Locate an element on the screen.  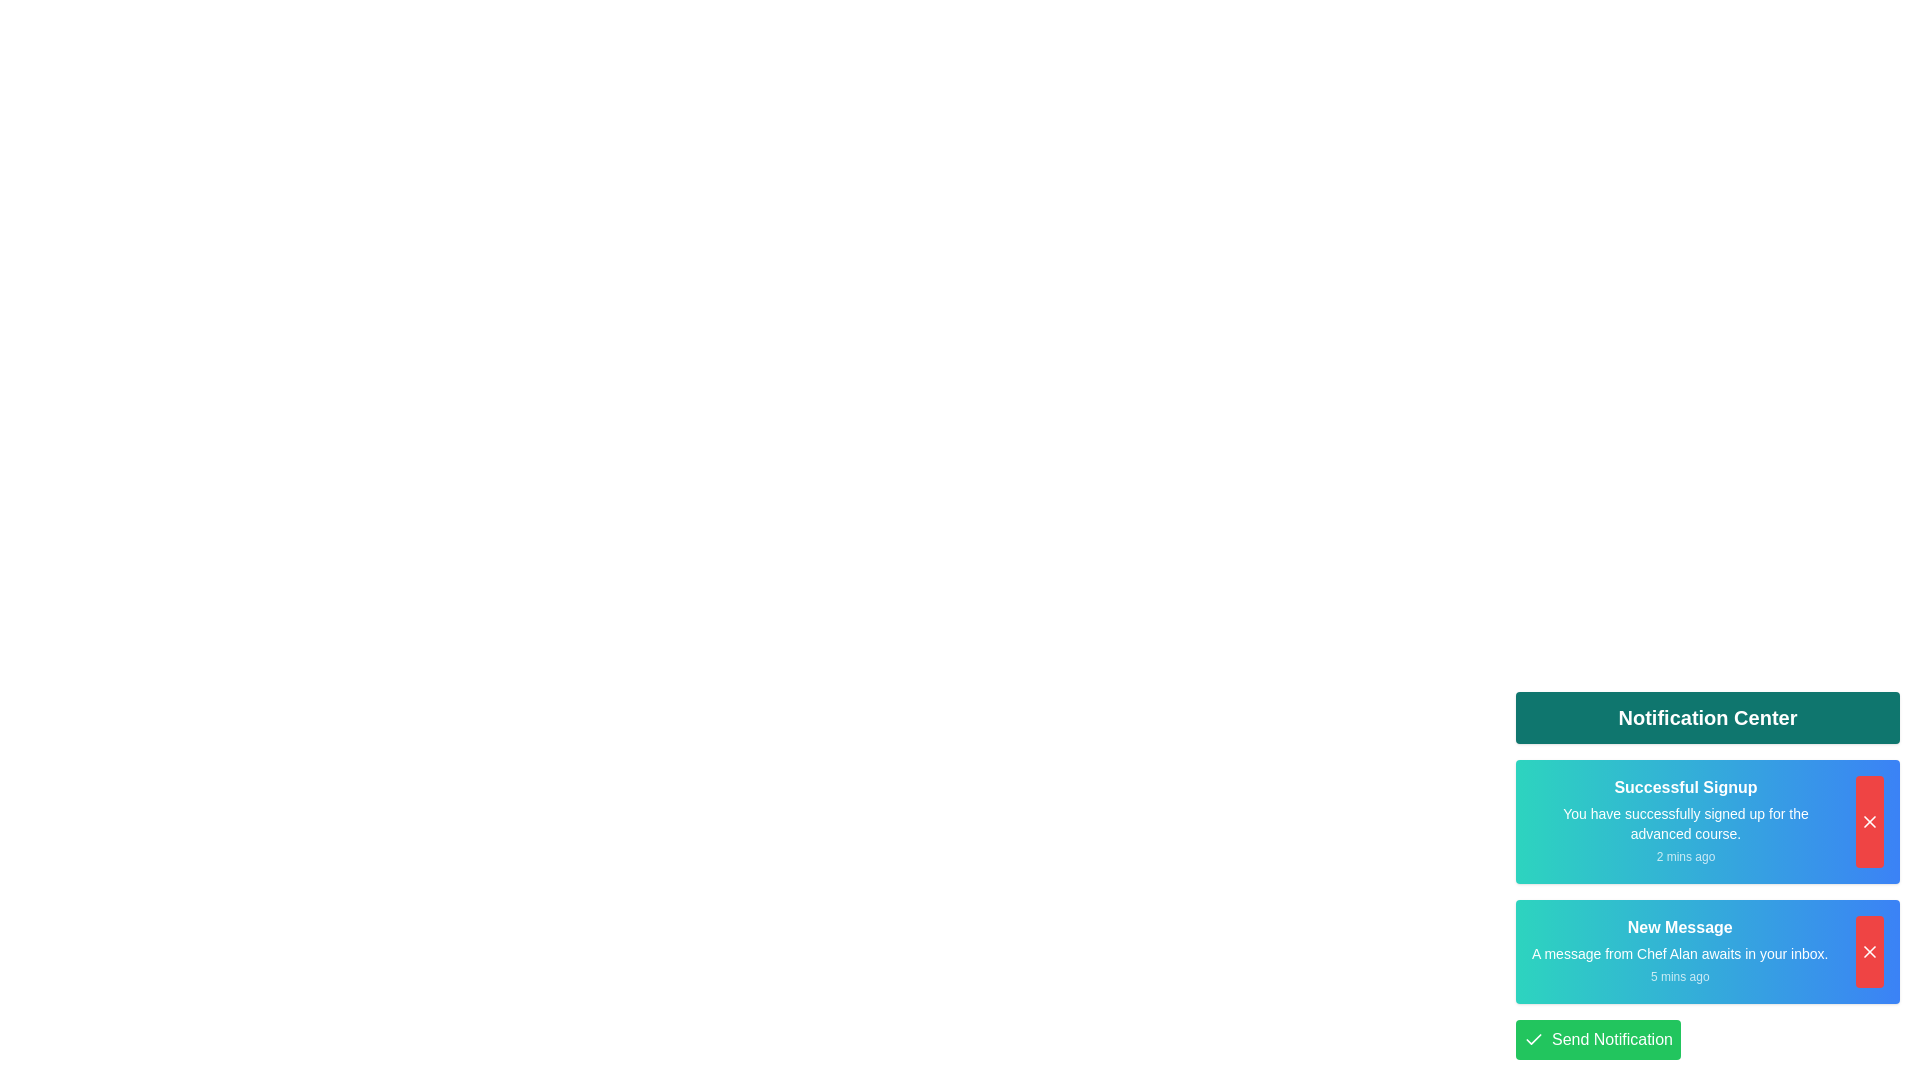
the 'Send Notification' button is located at coordinates (1597, 1039).